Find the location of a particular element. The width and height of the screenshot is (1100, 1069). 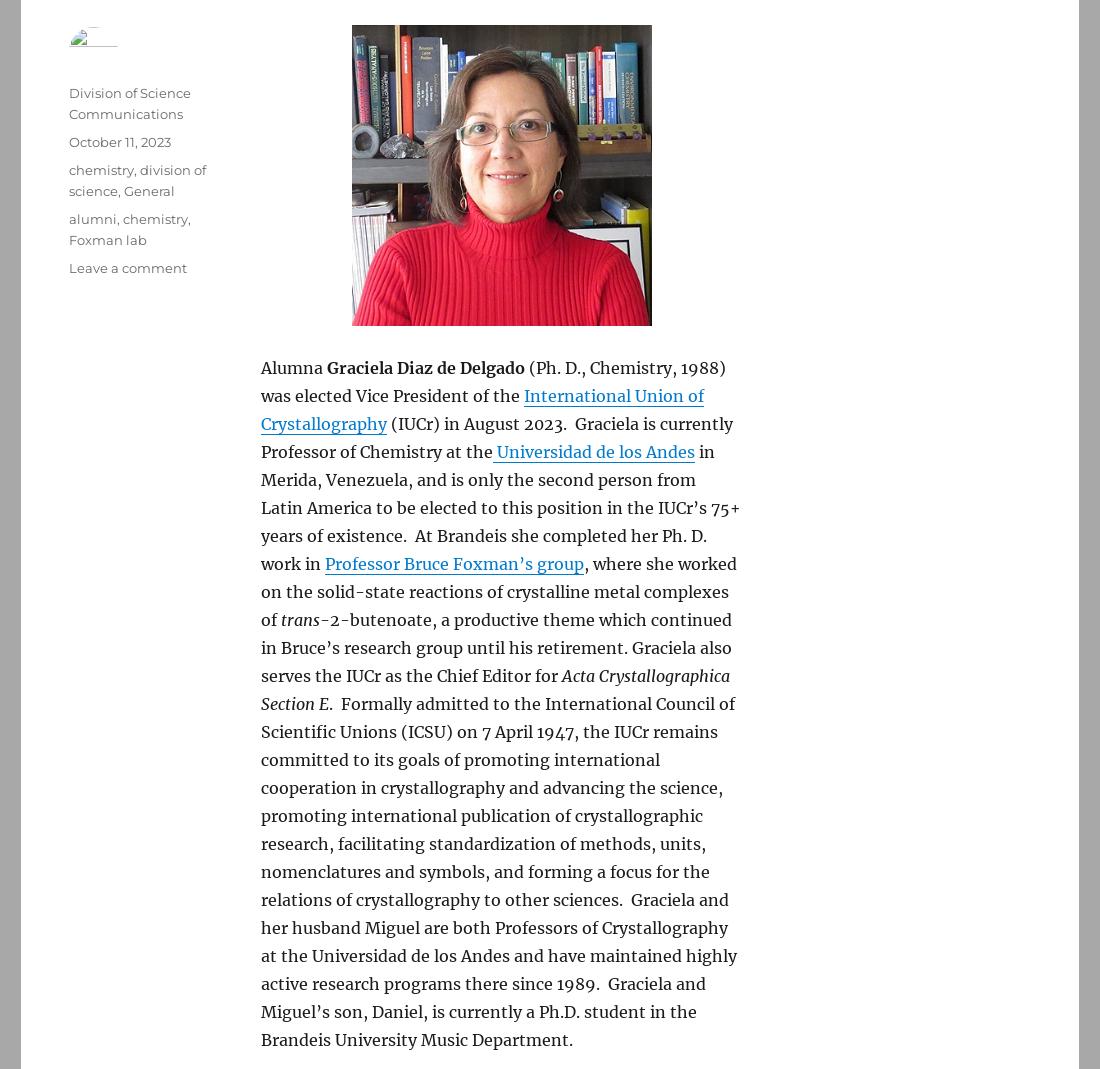

'-2-butenoate, a productive theme which continued in Bruce’s research group until his retirement. Graciela also serves the IUCr as the Chief Editor for' is located at coordinates (496, 647).